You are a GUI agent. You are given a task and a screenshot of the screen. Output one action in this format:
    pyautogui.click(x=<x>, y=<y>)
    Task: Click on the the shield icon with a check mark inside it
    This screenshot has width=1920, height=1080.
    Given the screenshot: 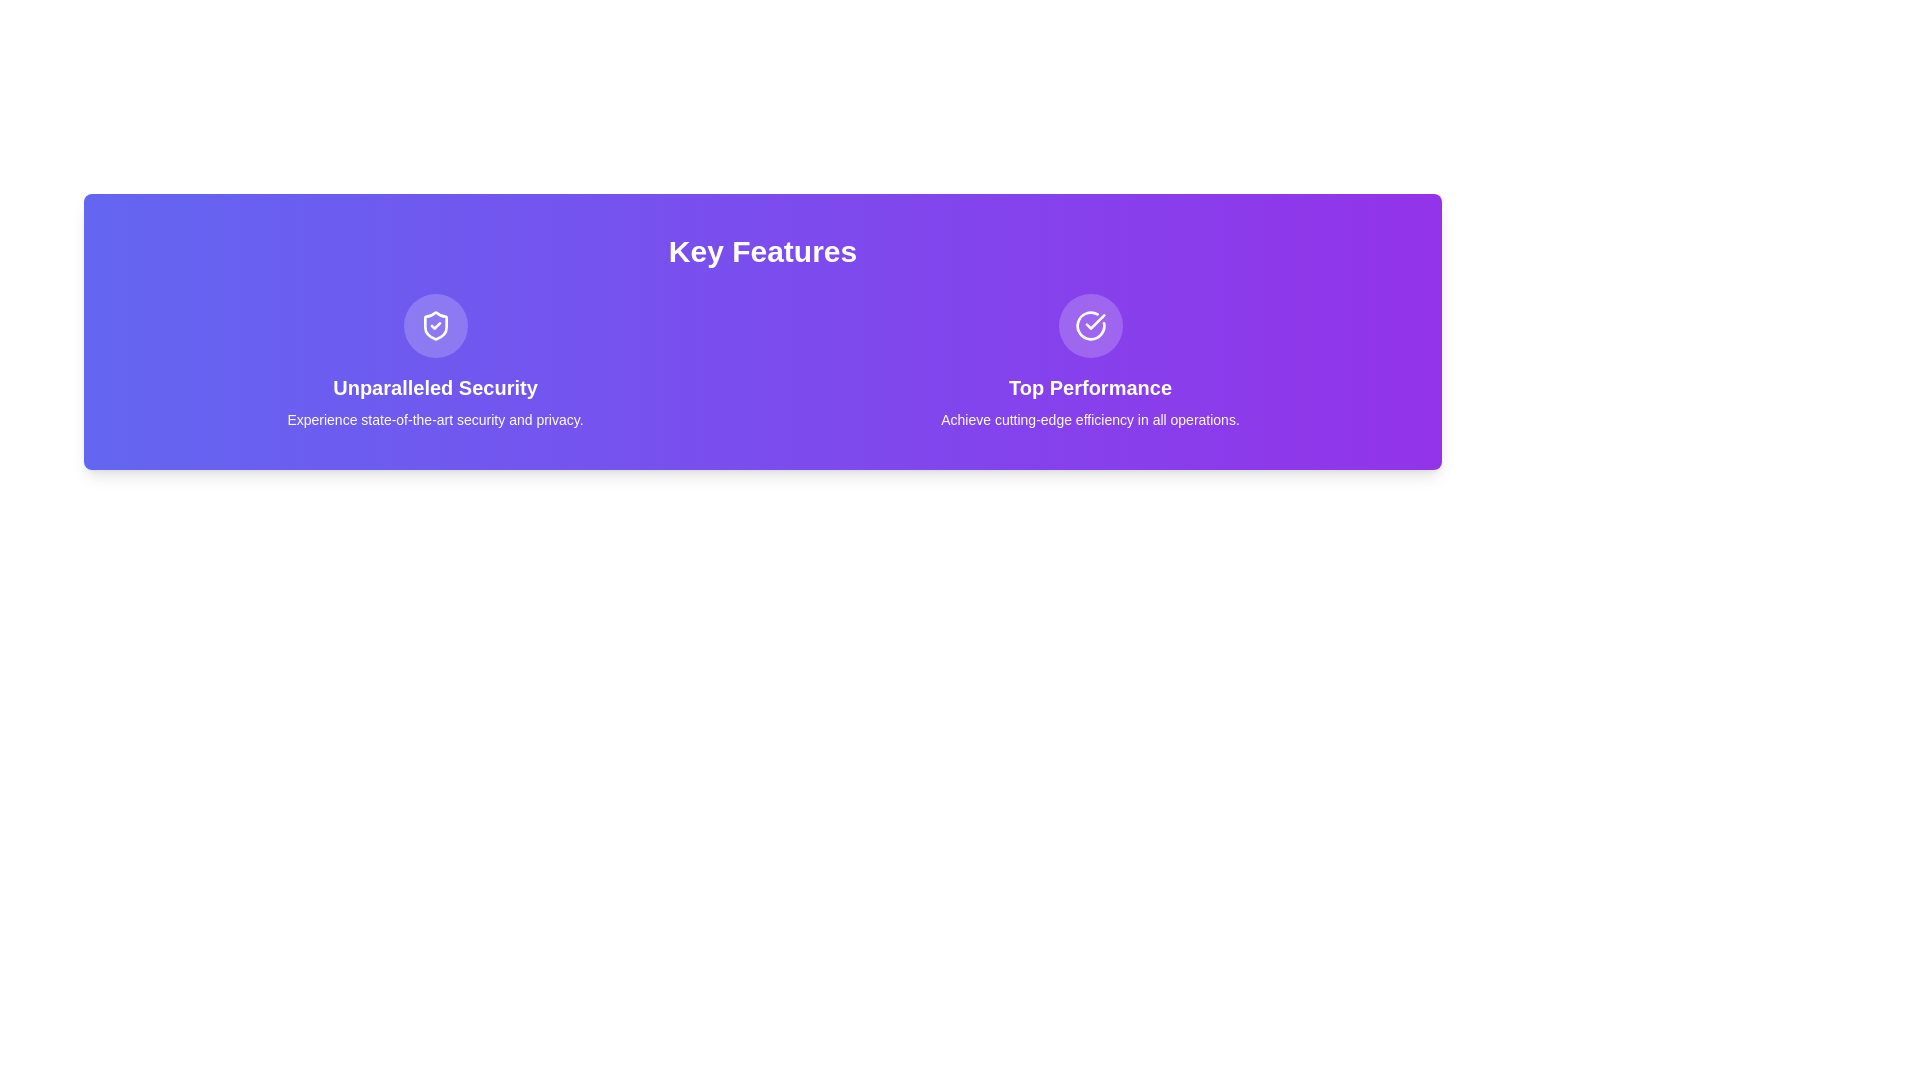 What is the action you would take?
    pyautogui.click(x=434, y=325)
    